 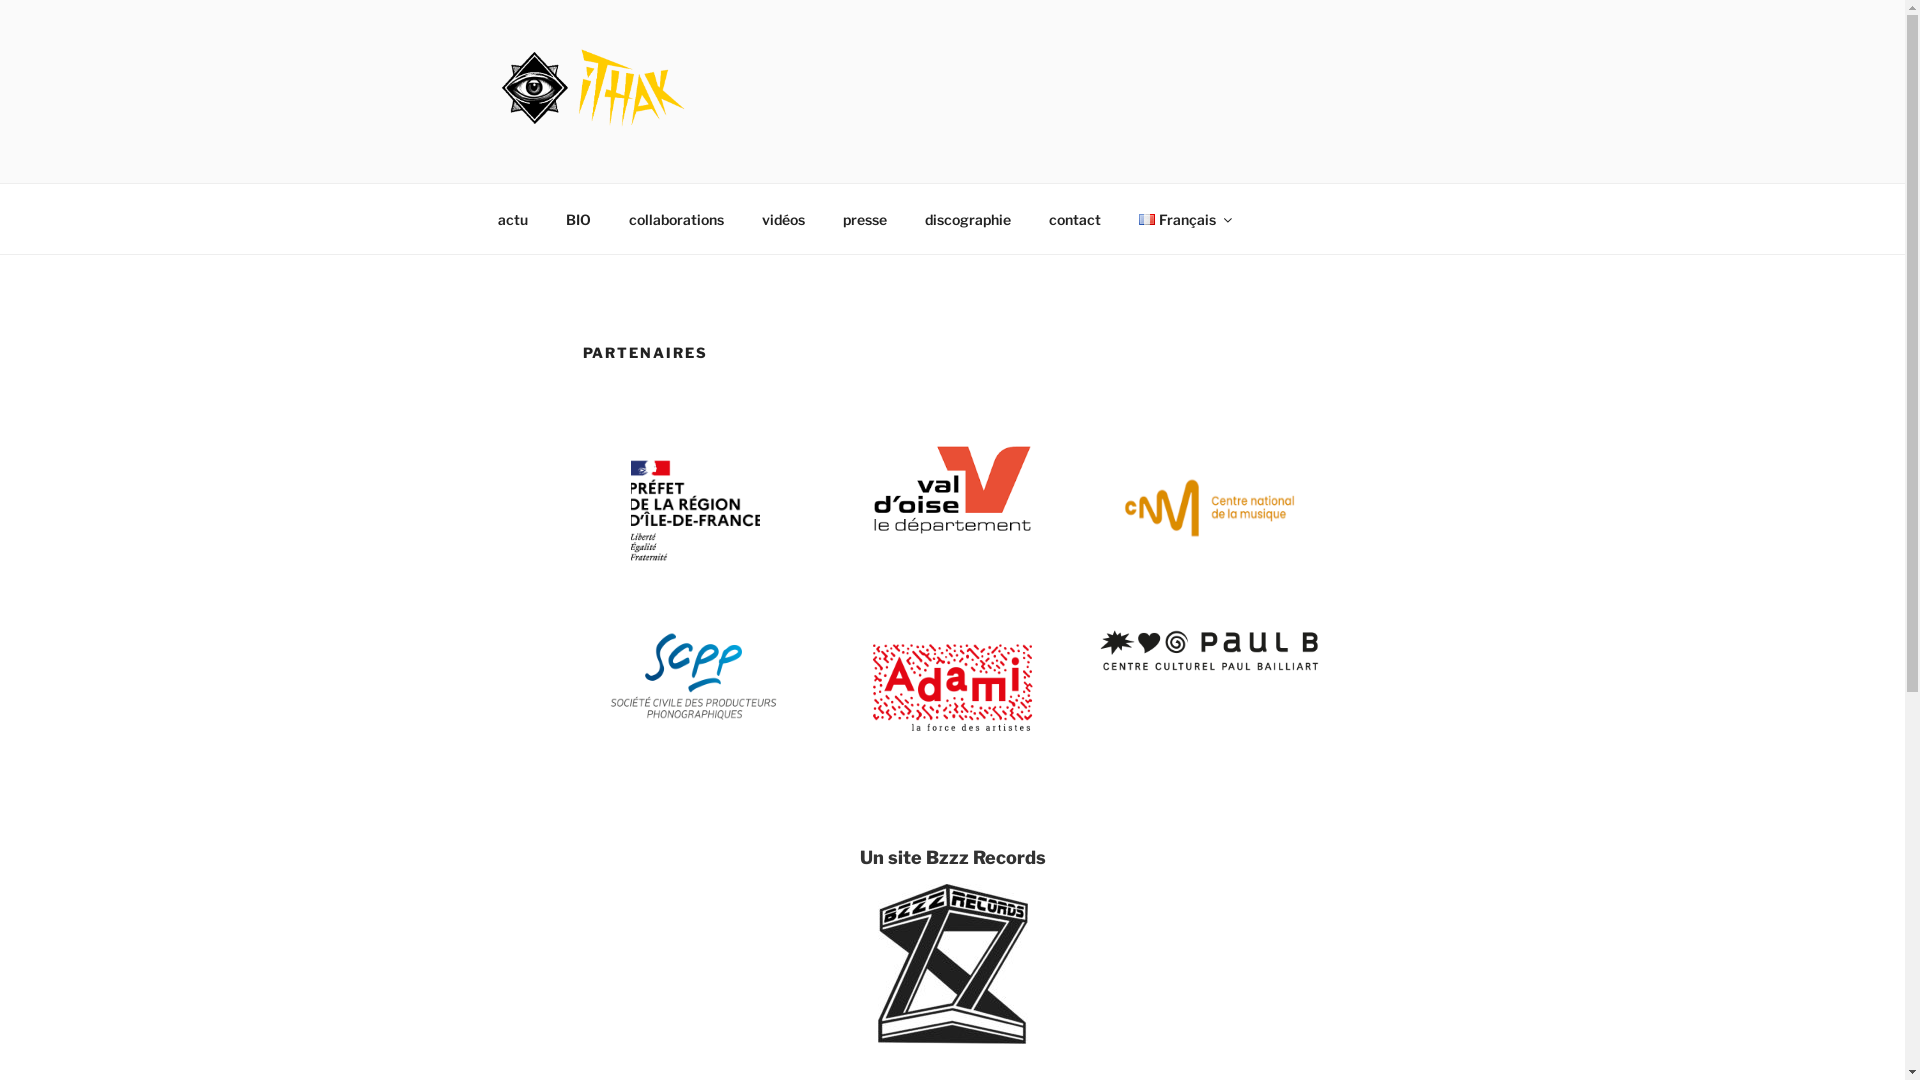 I want to click on 'discographie', so click(x=968, y=218).